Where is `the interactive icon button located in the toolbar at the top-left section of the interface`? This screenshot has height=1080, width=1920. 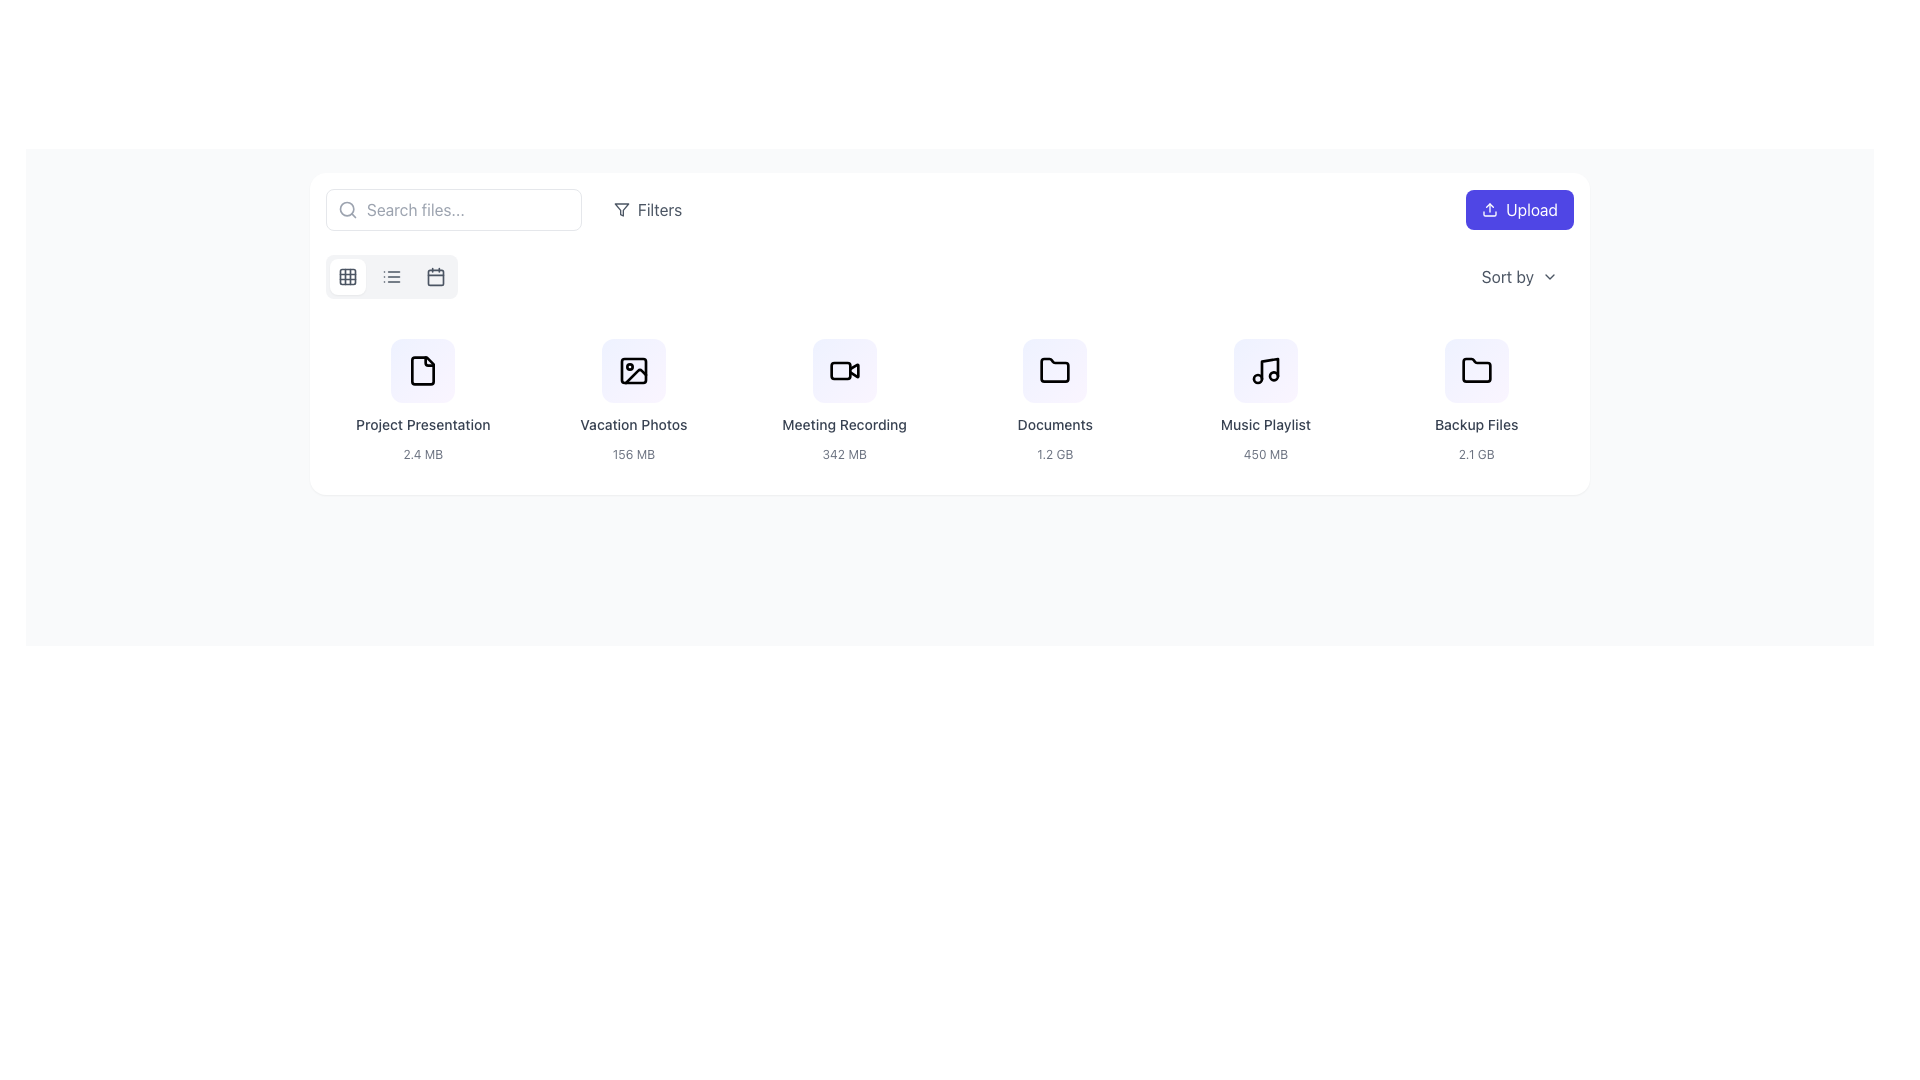 the interactive icon button located in the toolbar at the top-left section of the interface is located at coordinates (347, 277).